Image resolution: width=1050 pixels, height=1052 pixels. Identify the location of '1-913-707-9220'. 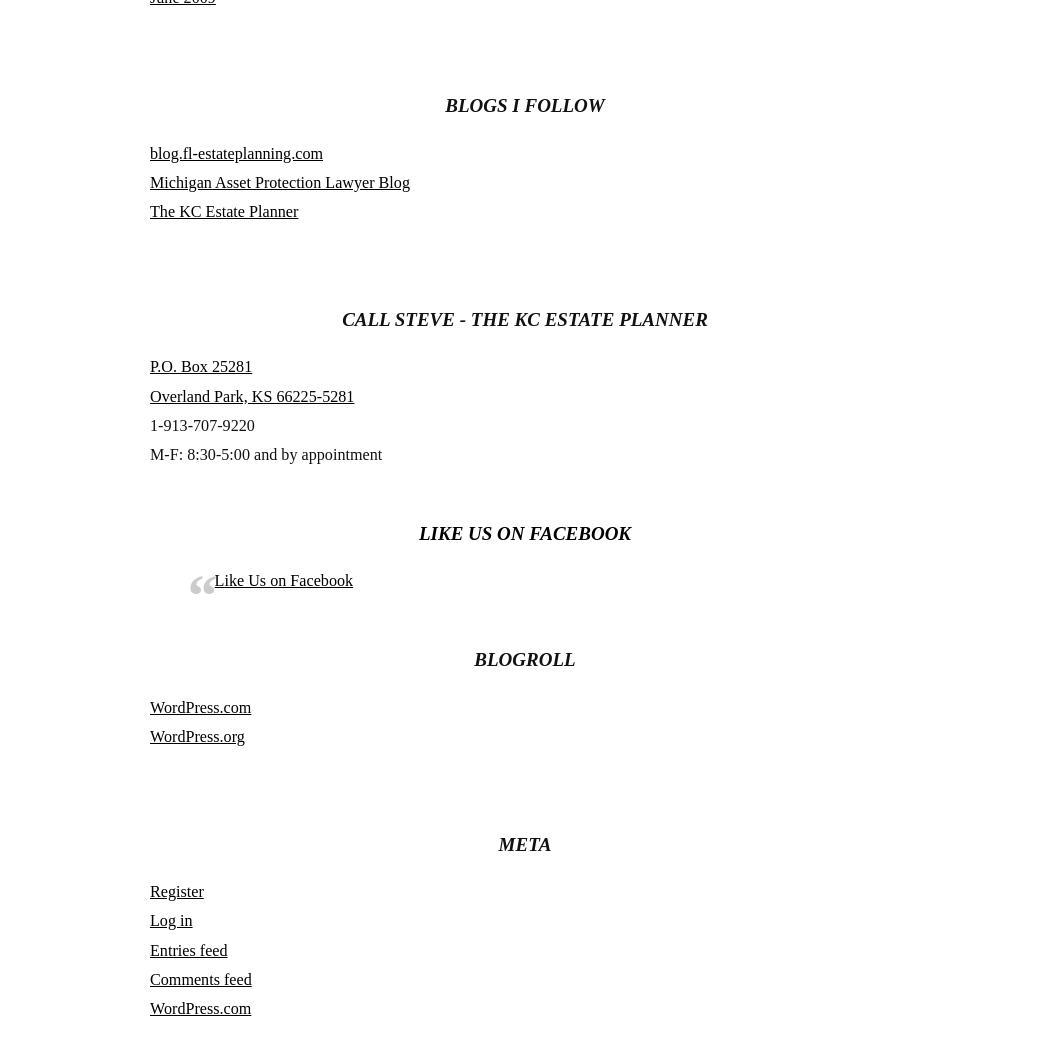
(201, 423).